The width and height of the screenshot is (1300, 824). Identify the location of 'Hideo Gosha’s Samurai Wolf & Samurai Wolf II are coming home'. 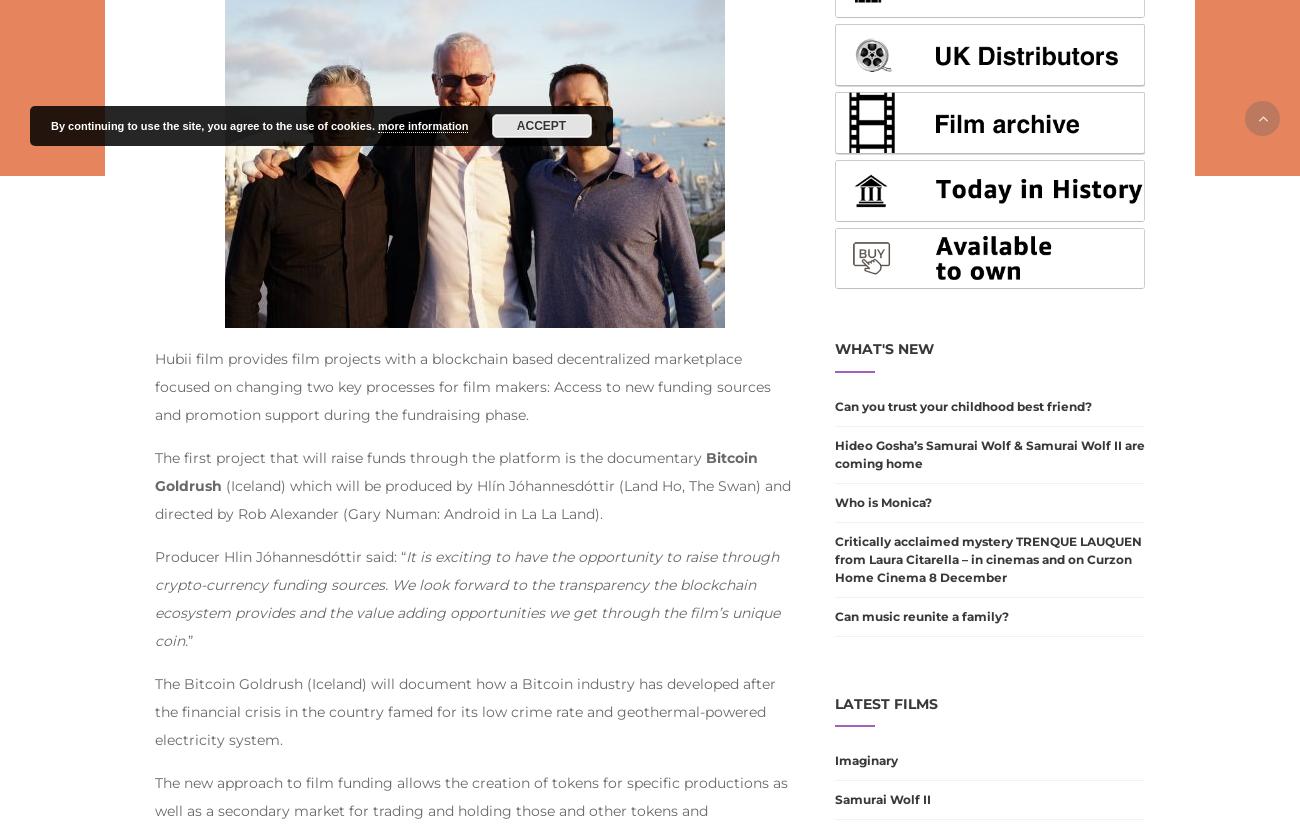
(988, 453).